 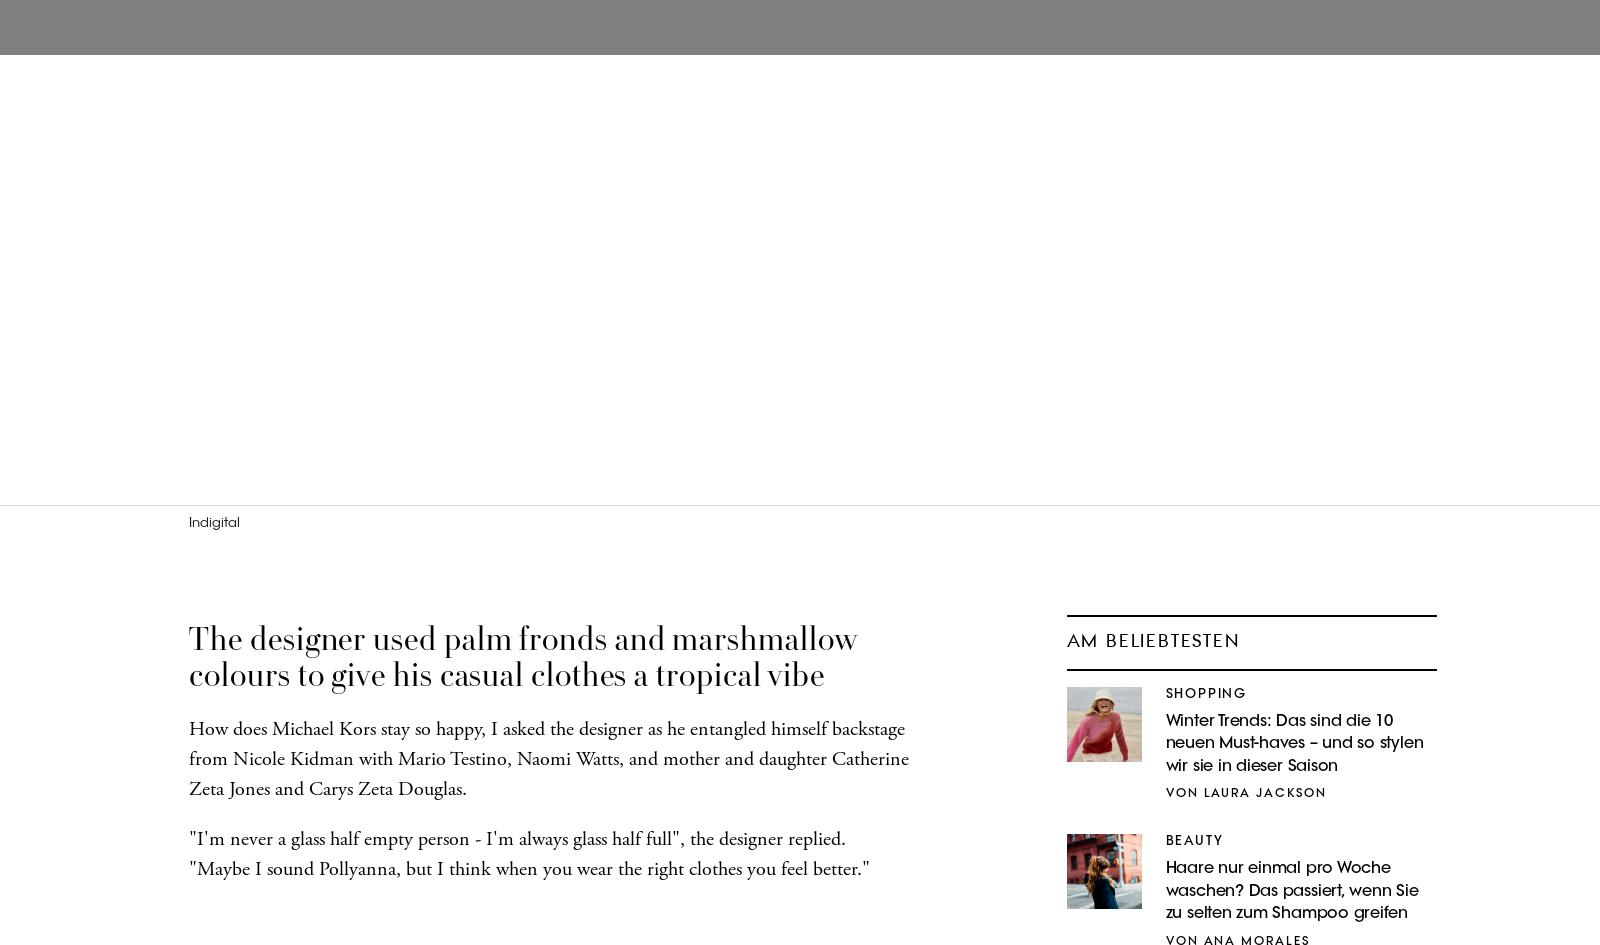 What do you see at coordinates (1164, 742) in the screenshot?
I see `'Winter Trends: Das sind die 10 neuen Must-haves – und so stylen wir sie in dieser Saison'` at bounding box center [1164, 742].